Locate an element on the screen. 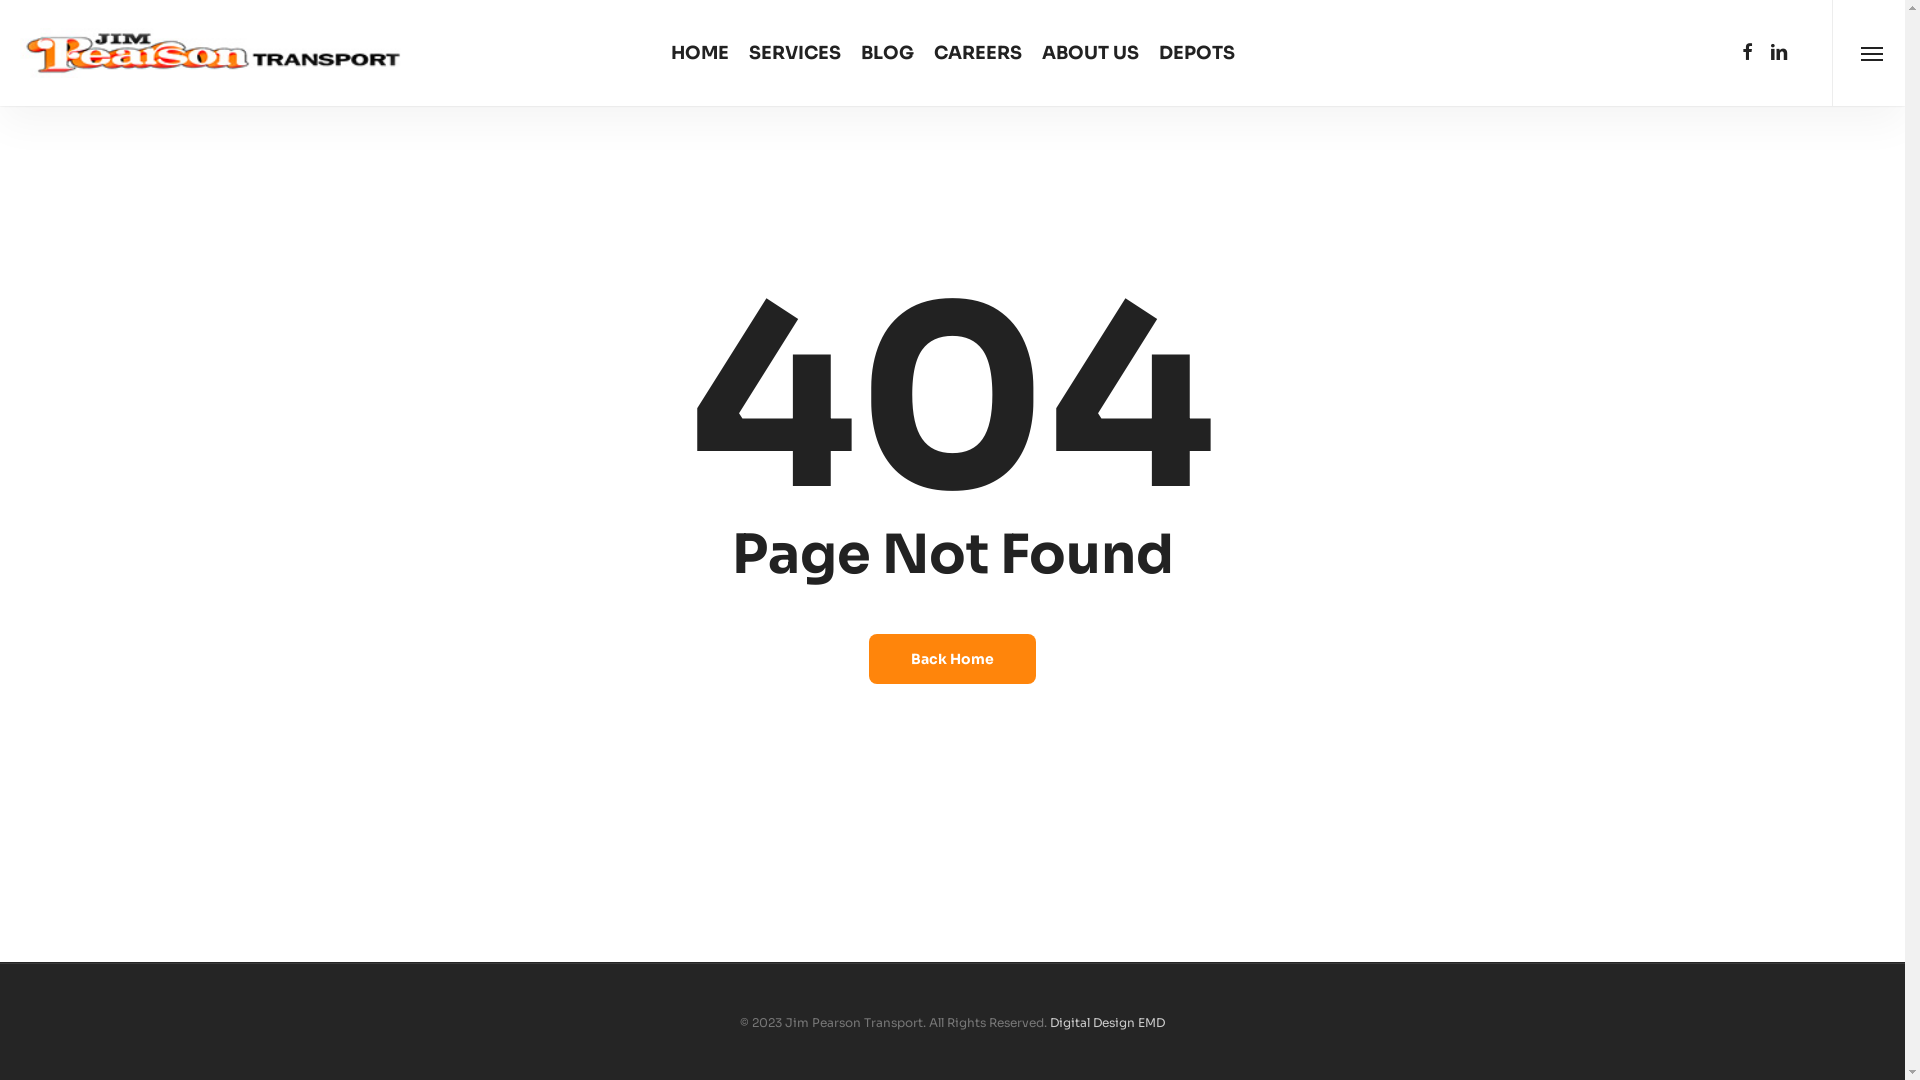 Image resolution: width=1920 pixels, height=1080 pixels. 'facebook' is located at coordinates (1746, 52).